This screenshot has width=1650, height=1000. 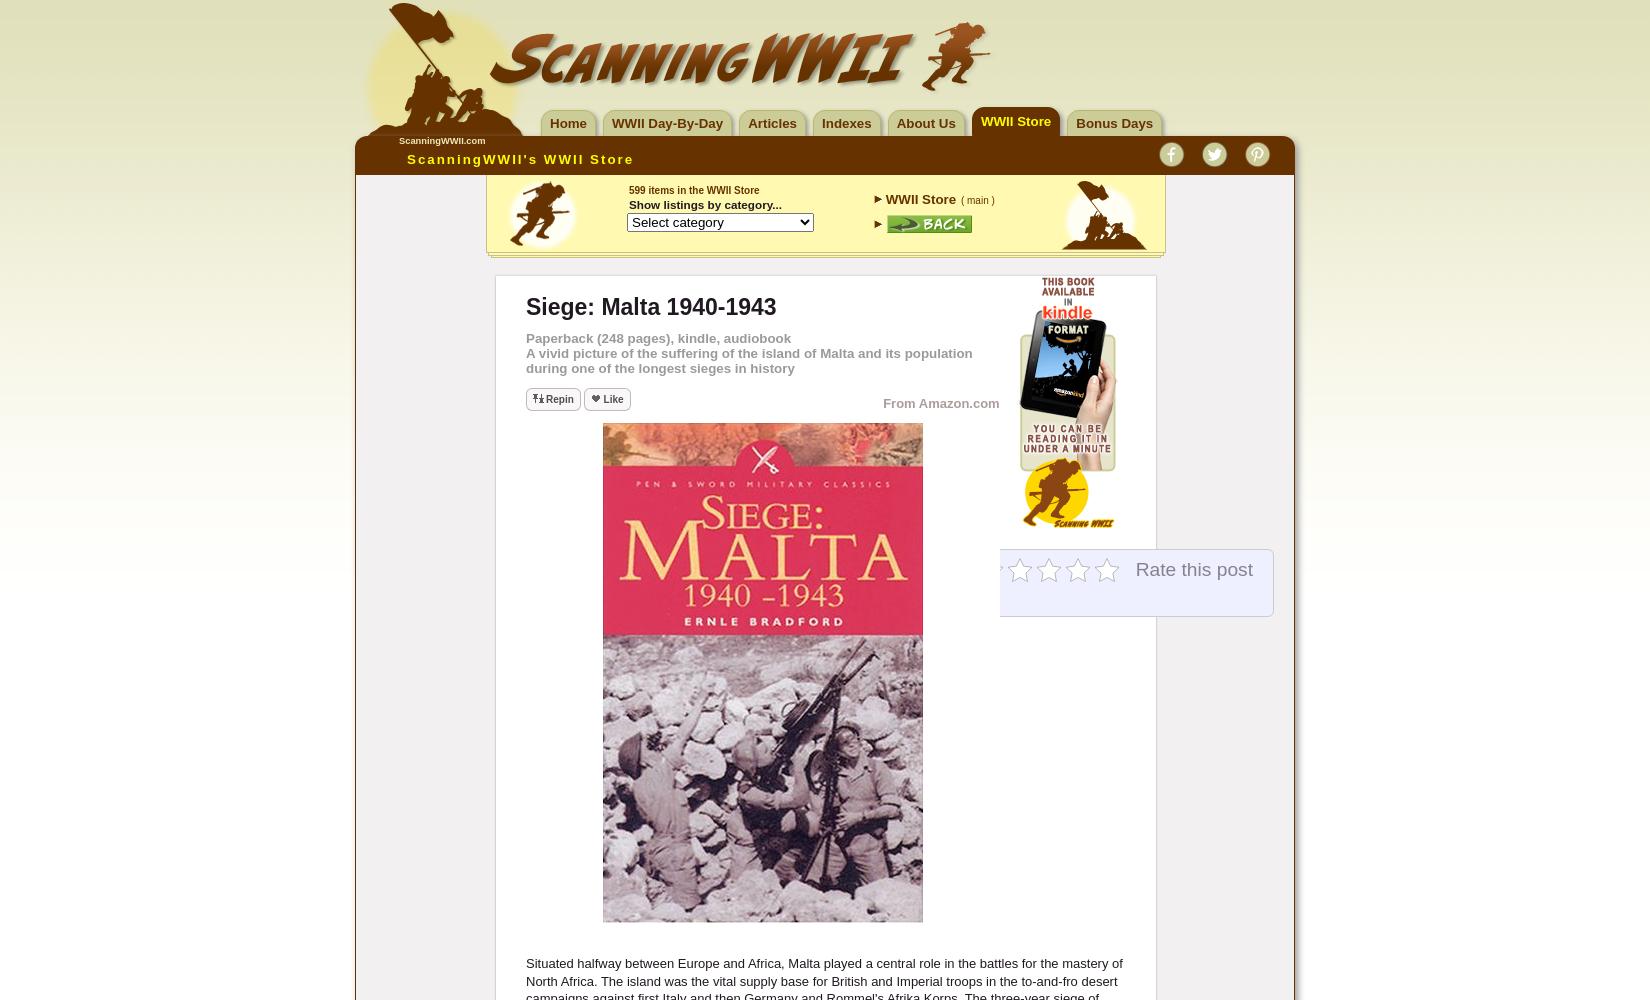 I want to click on 'WWII Store', so click(x=885, y=198).